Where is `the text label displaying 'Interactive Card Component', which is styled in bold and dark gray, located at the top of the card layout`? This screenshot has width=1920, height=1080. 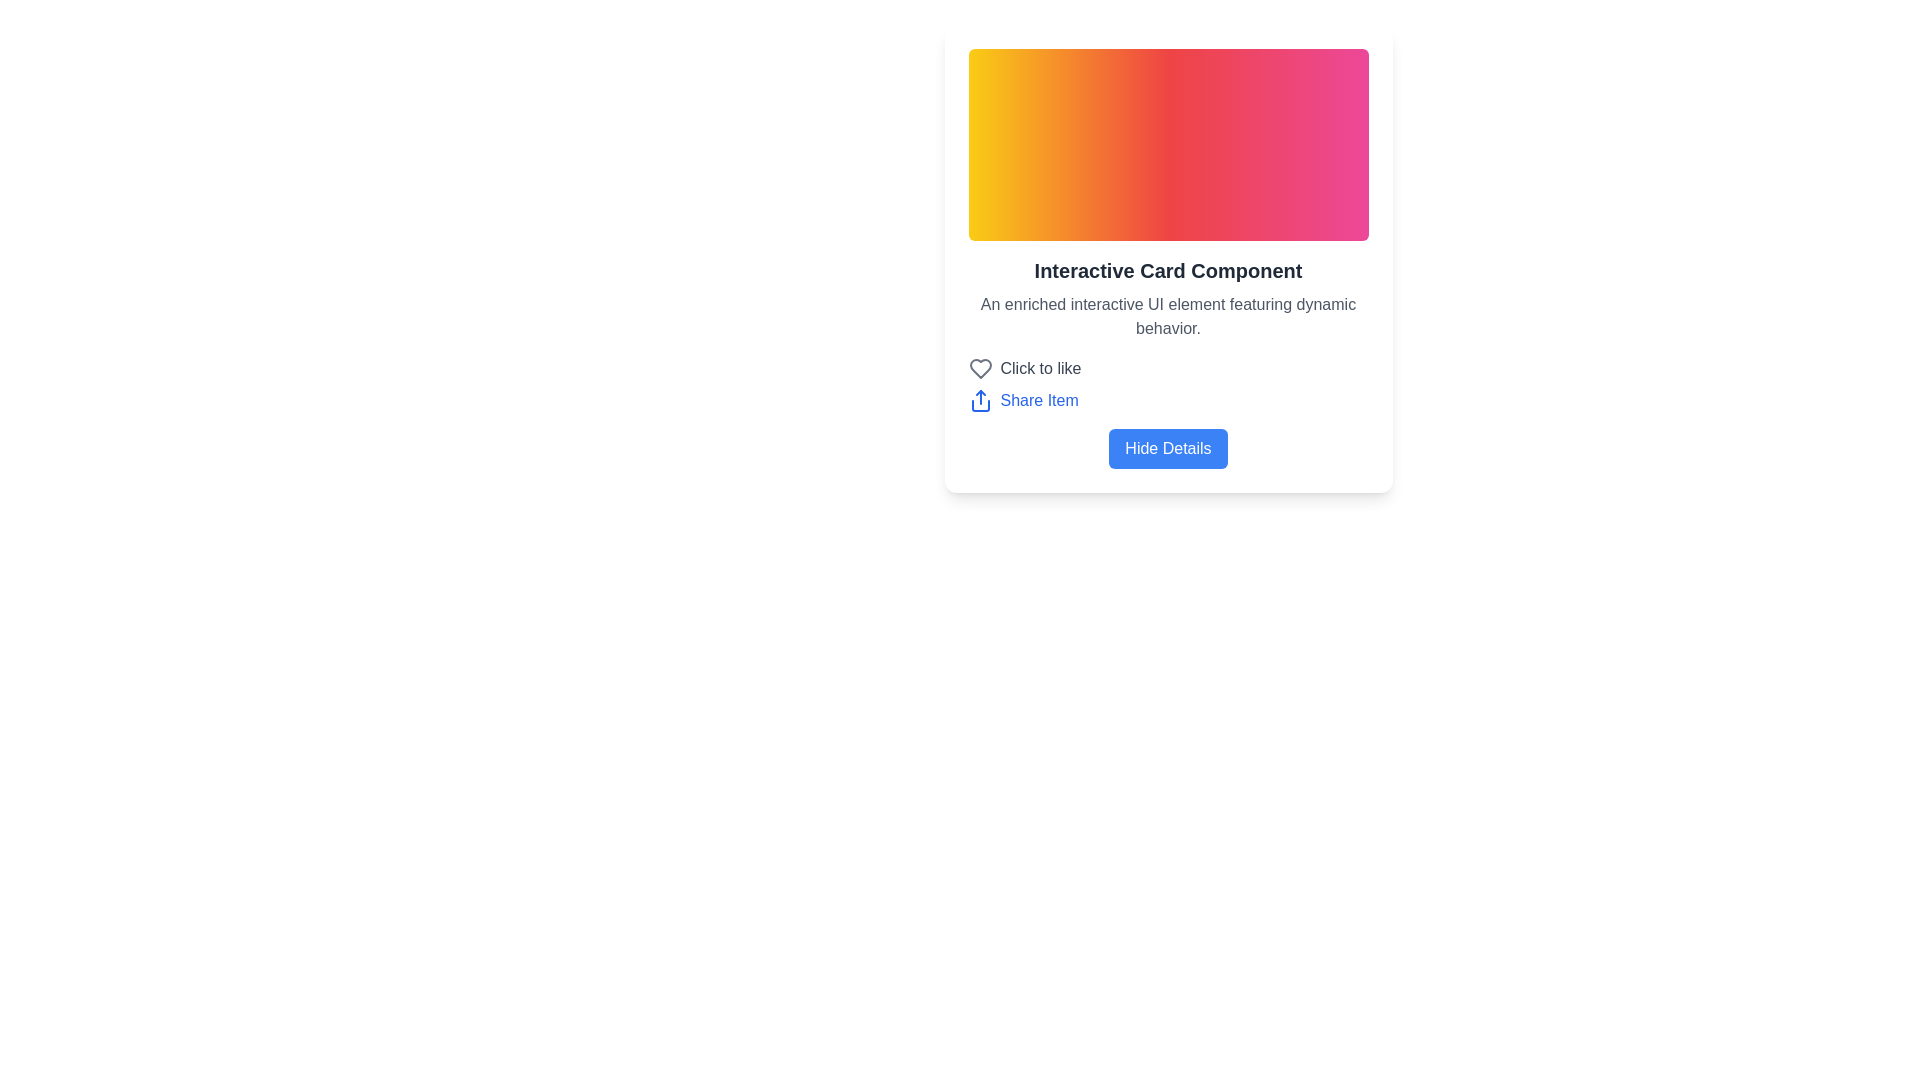
the text label displaying 'Interactive Card Component', which is styled in bold and dark gray, located at the top of the card layout is located at coordinates (1168, 270).